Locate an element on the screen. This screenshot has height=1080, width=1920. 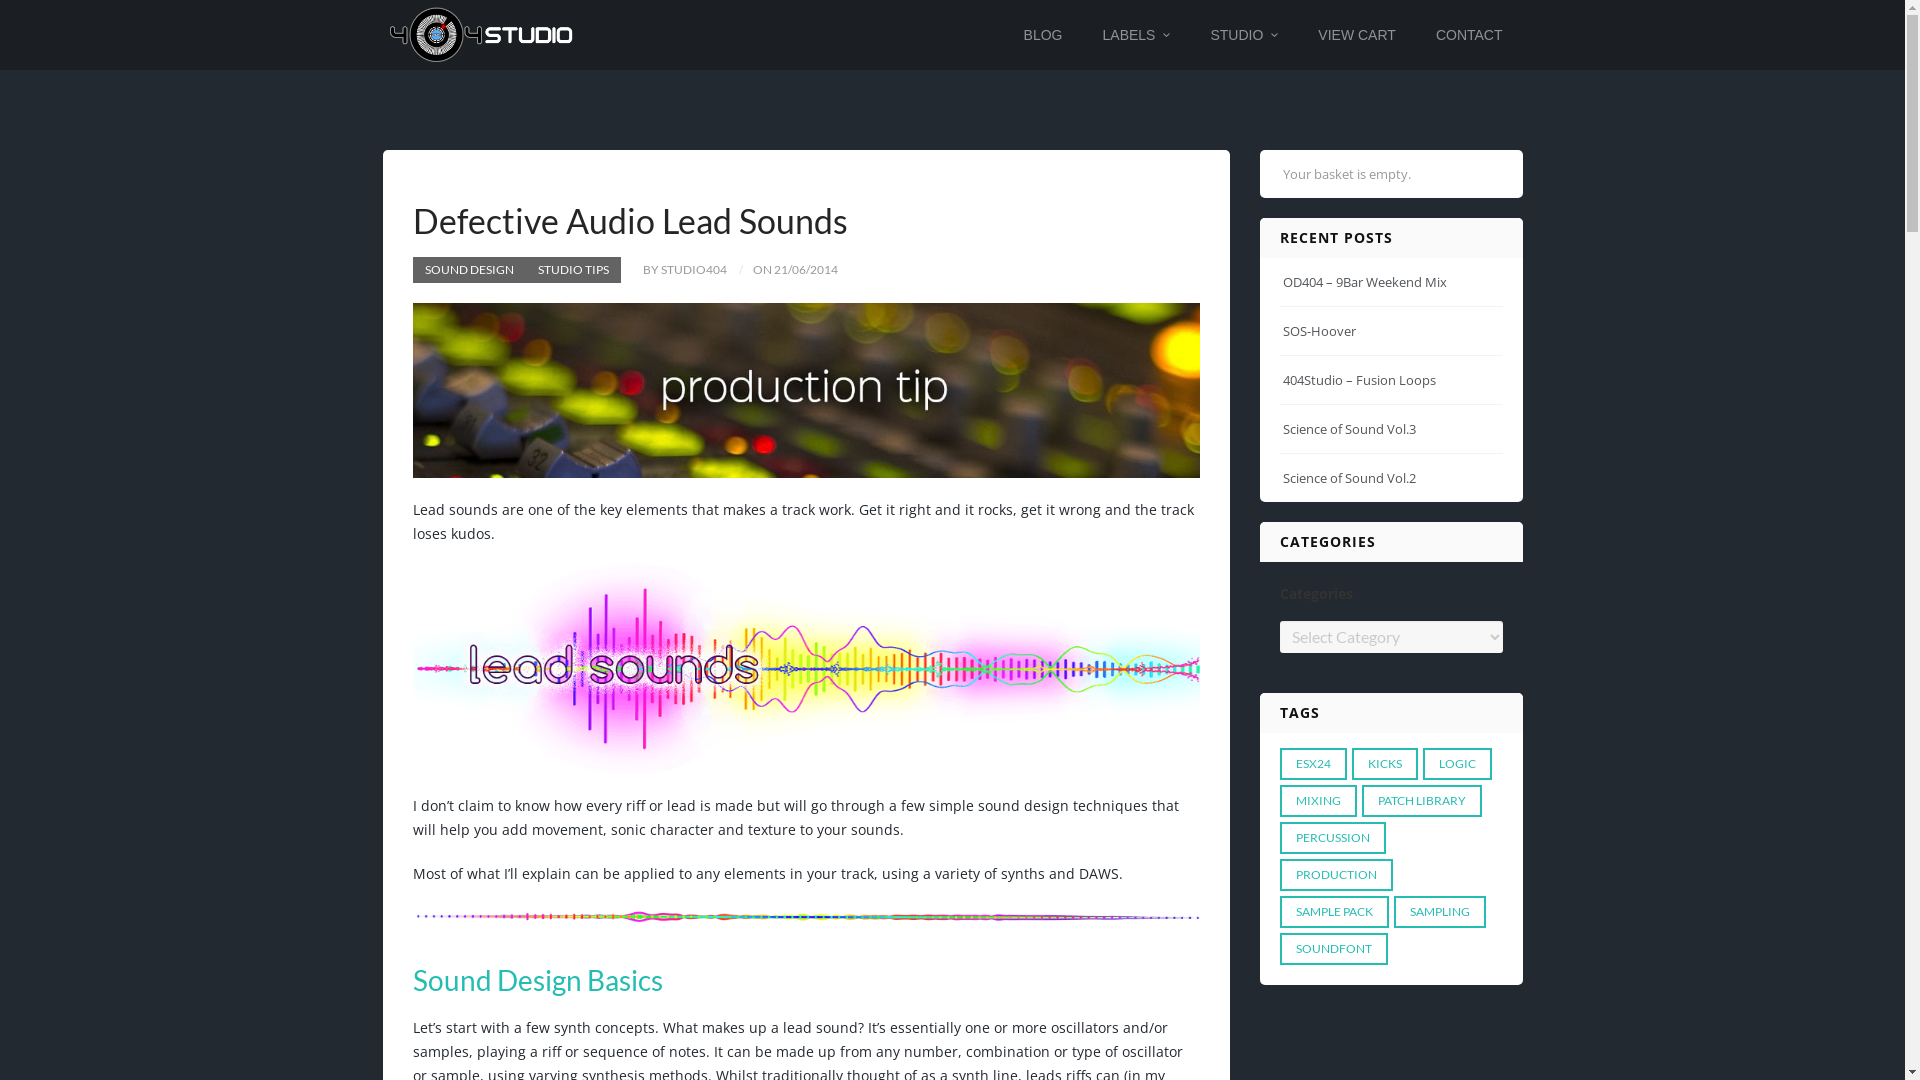
'BY STUDIO404' is located at coordinates (673, 270).